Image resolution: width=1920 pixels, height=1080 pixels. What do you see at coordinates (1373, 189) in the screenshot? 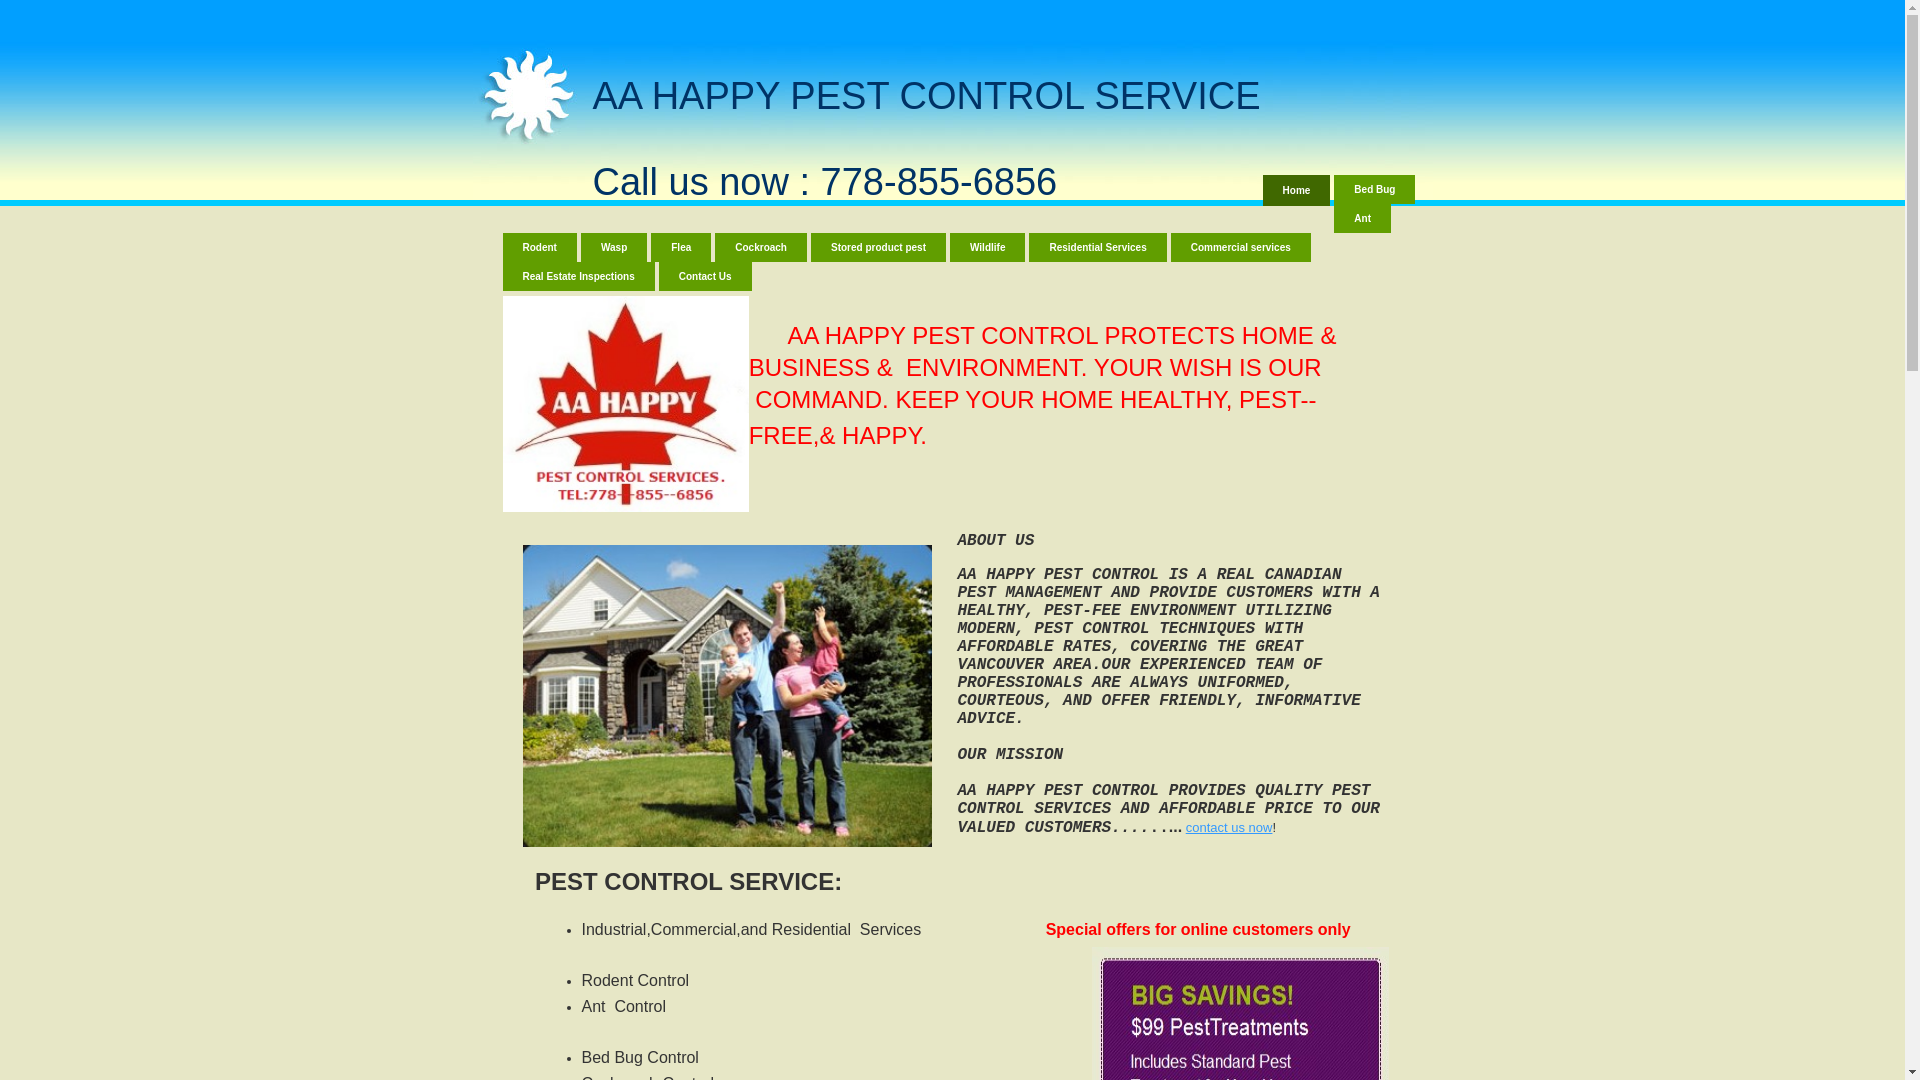
I see `'Bed Bug'` at bounding box center [1373, 189].